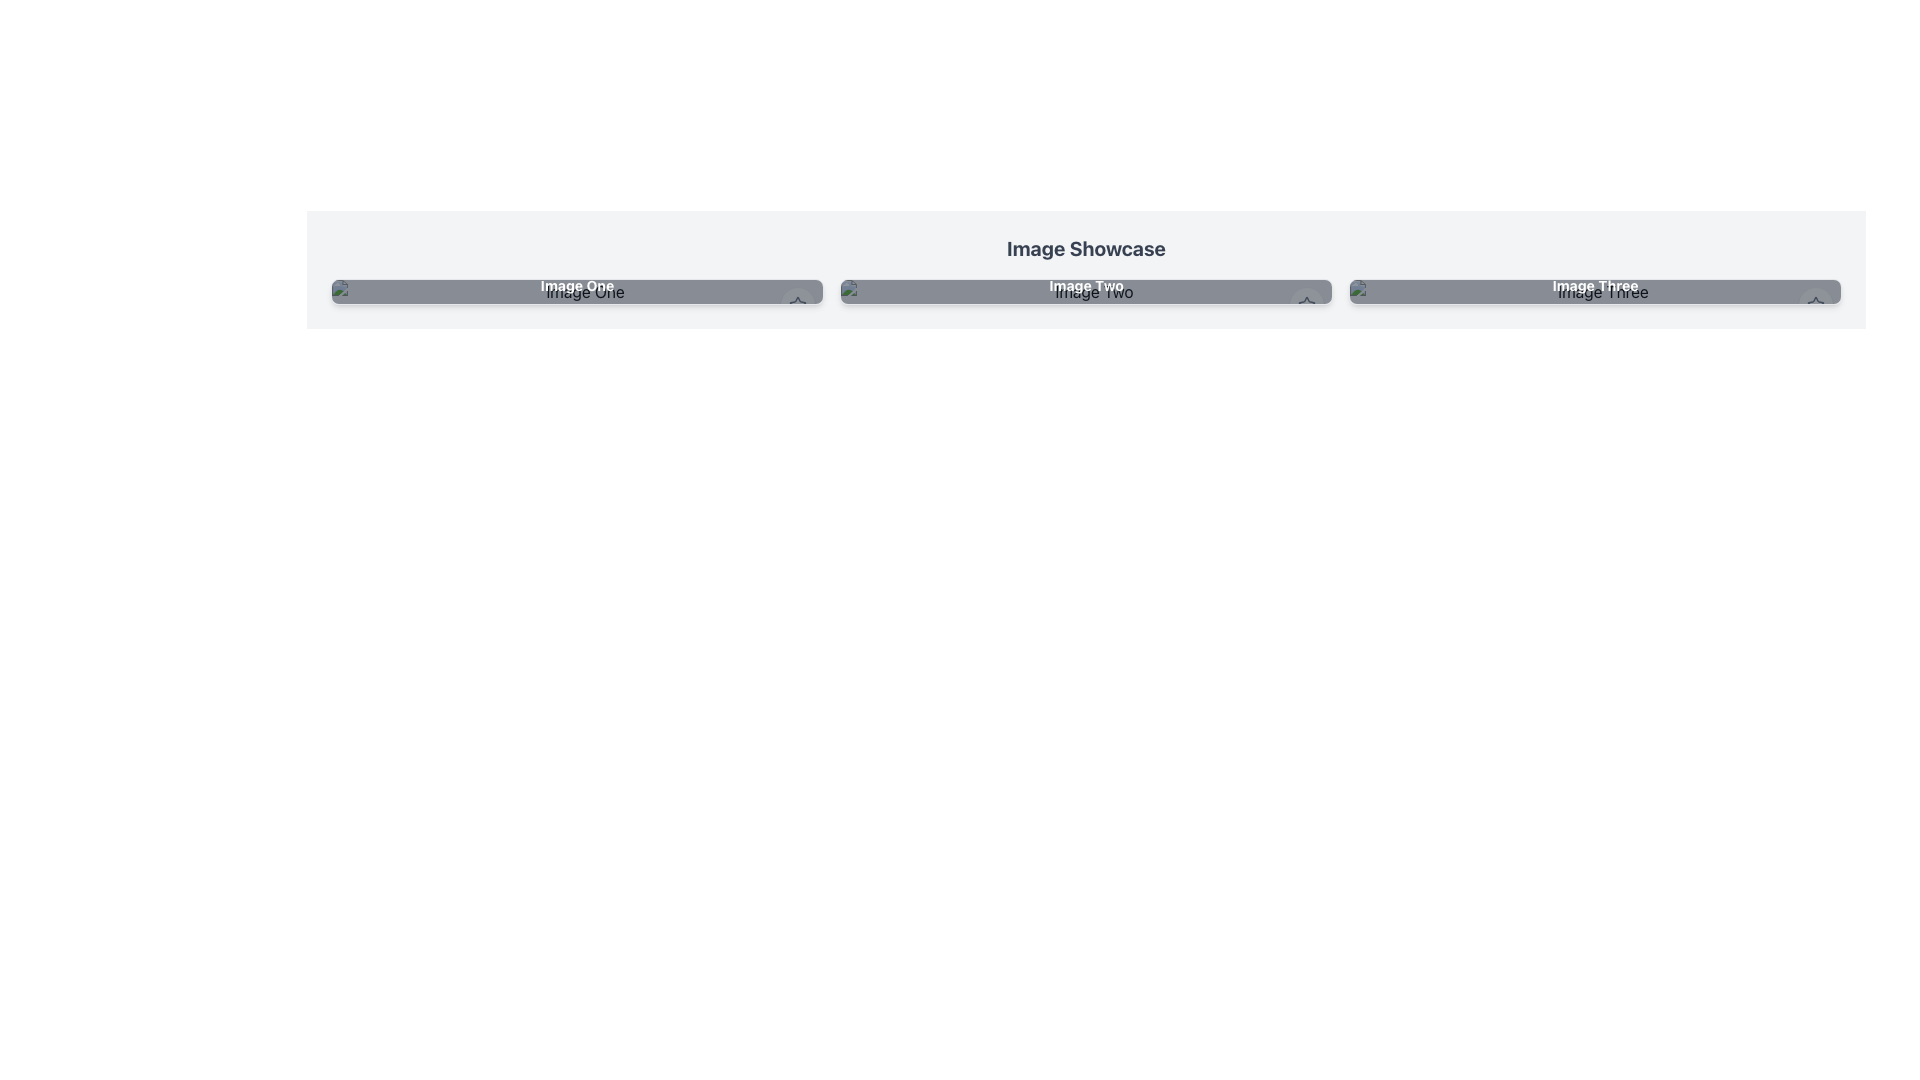 This screenshot has height=1080, width=1920. Describe the element at coordinates (1815, 304) in the screenshot. I see `the round button with a white background and a gray star icon located in the top-right corner of the card labeled 'Image Three'` at that location.